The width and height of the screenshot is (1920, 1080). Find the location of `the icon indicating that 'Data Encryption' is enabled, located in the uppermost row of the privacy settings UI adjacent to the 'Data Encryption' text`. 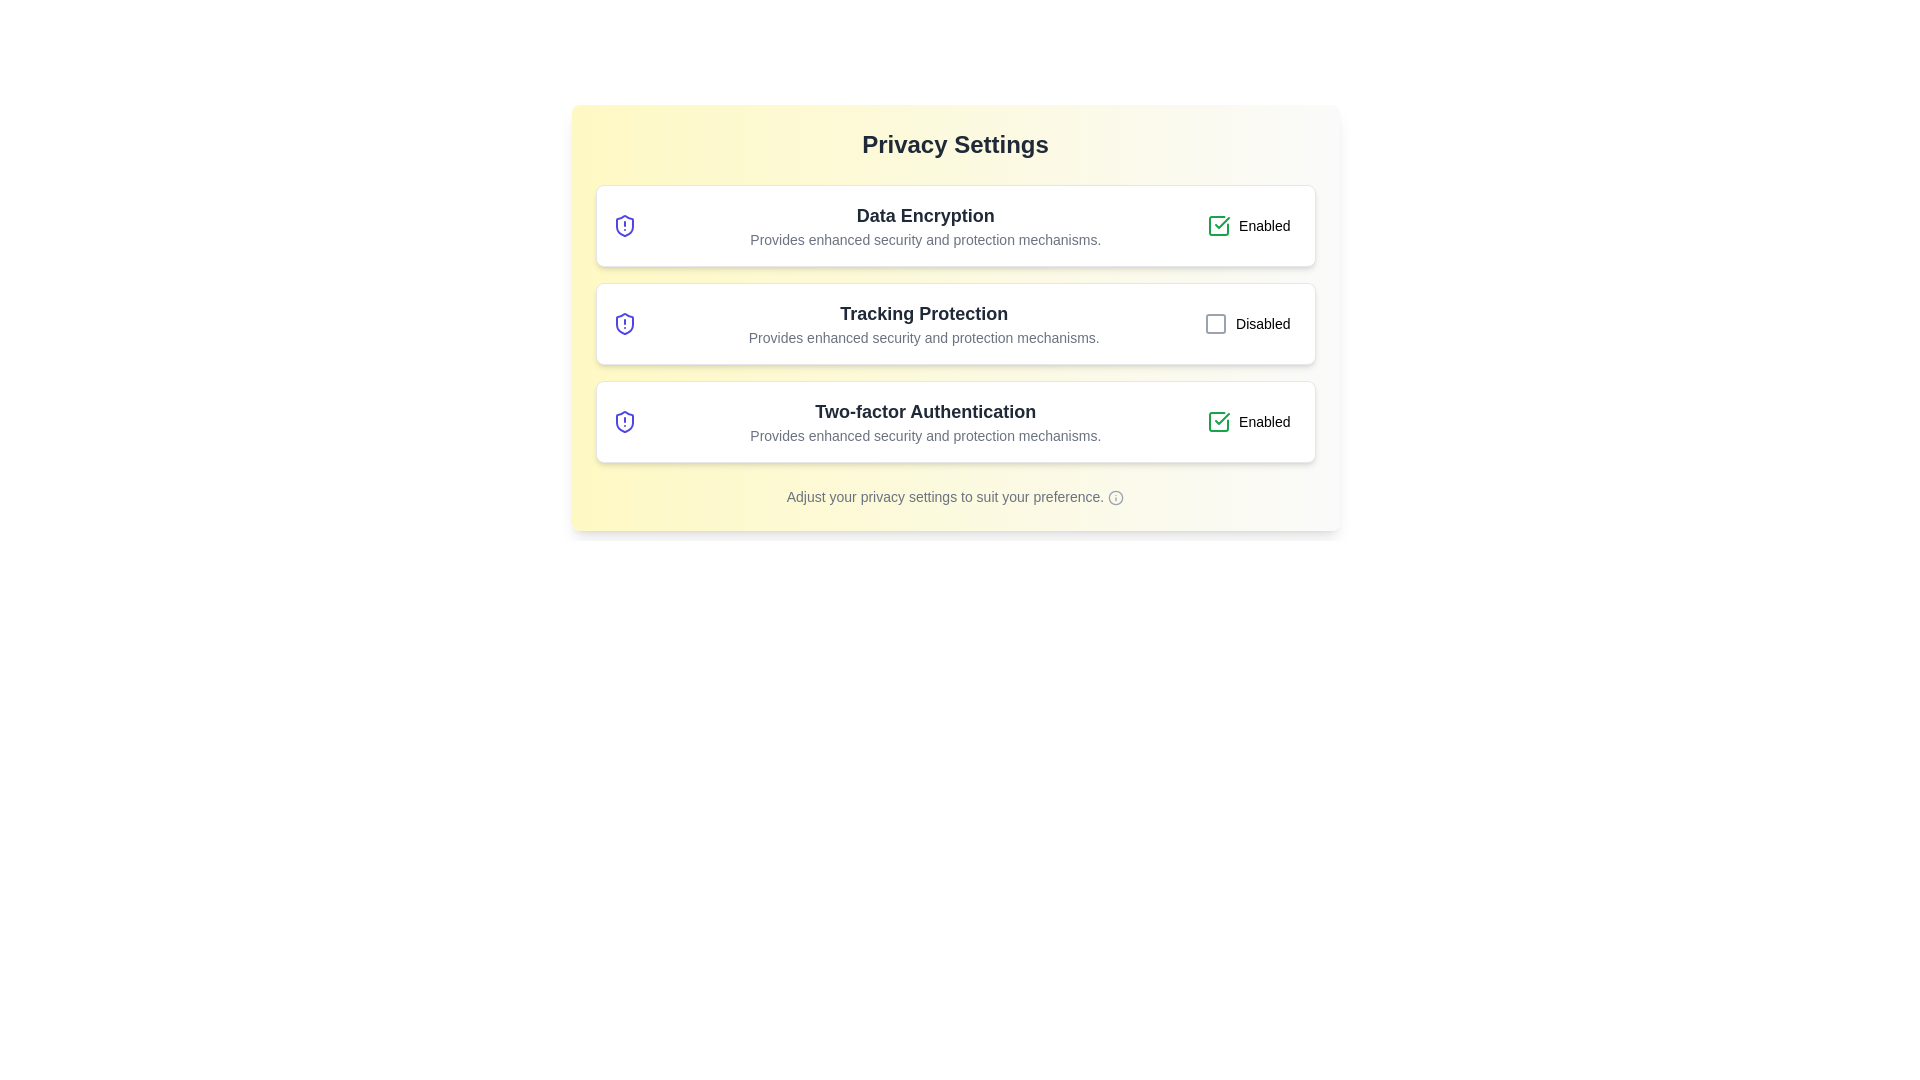

the icon indicating that 'Data Encryption' is enabled, located in the uppermost row of the privacy settings UI adjacent to the 'Data Encryption' text is located at coordinates (1218, 420).